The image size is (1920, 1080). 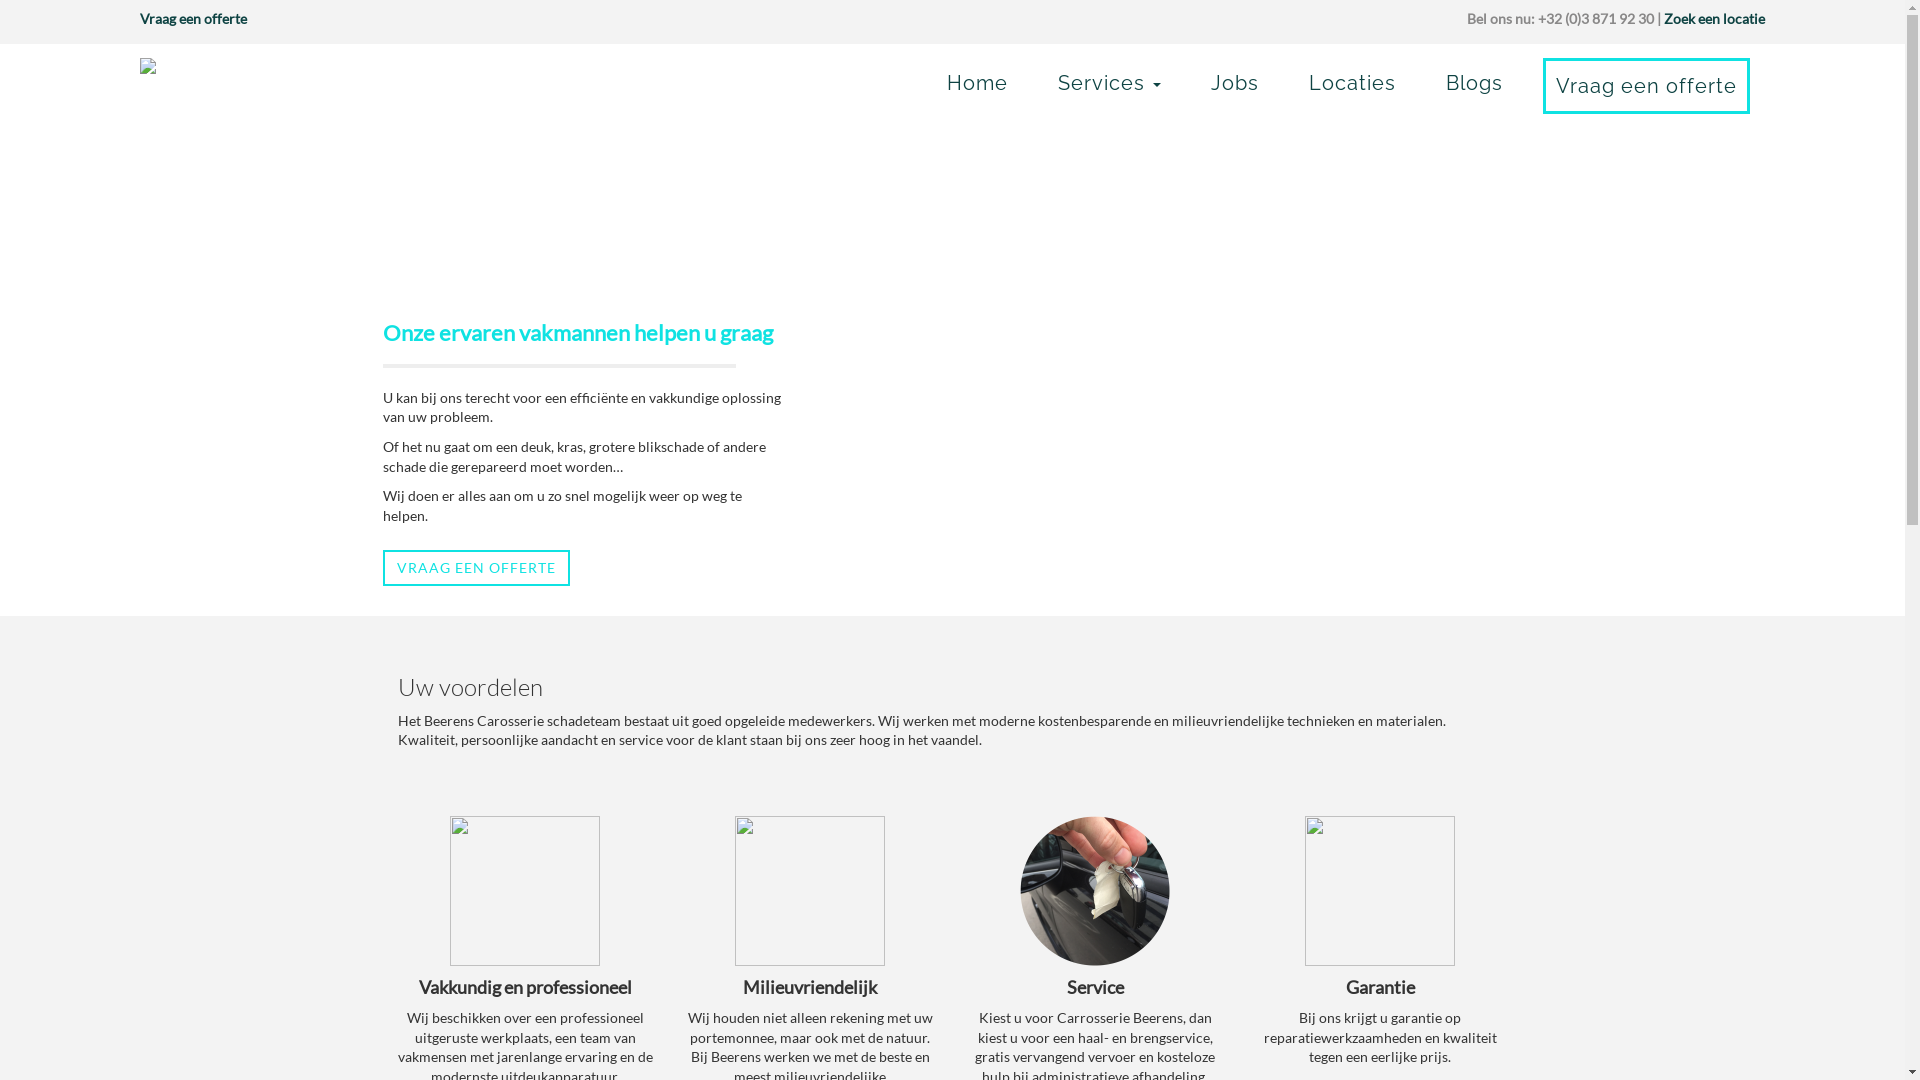 I want to click on 'Zoek een locatie', so click(x=1713, y=18).